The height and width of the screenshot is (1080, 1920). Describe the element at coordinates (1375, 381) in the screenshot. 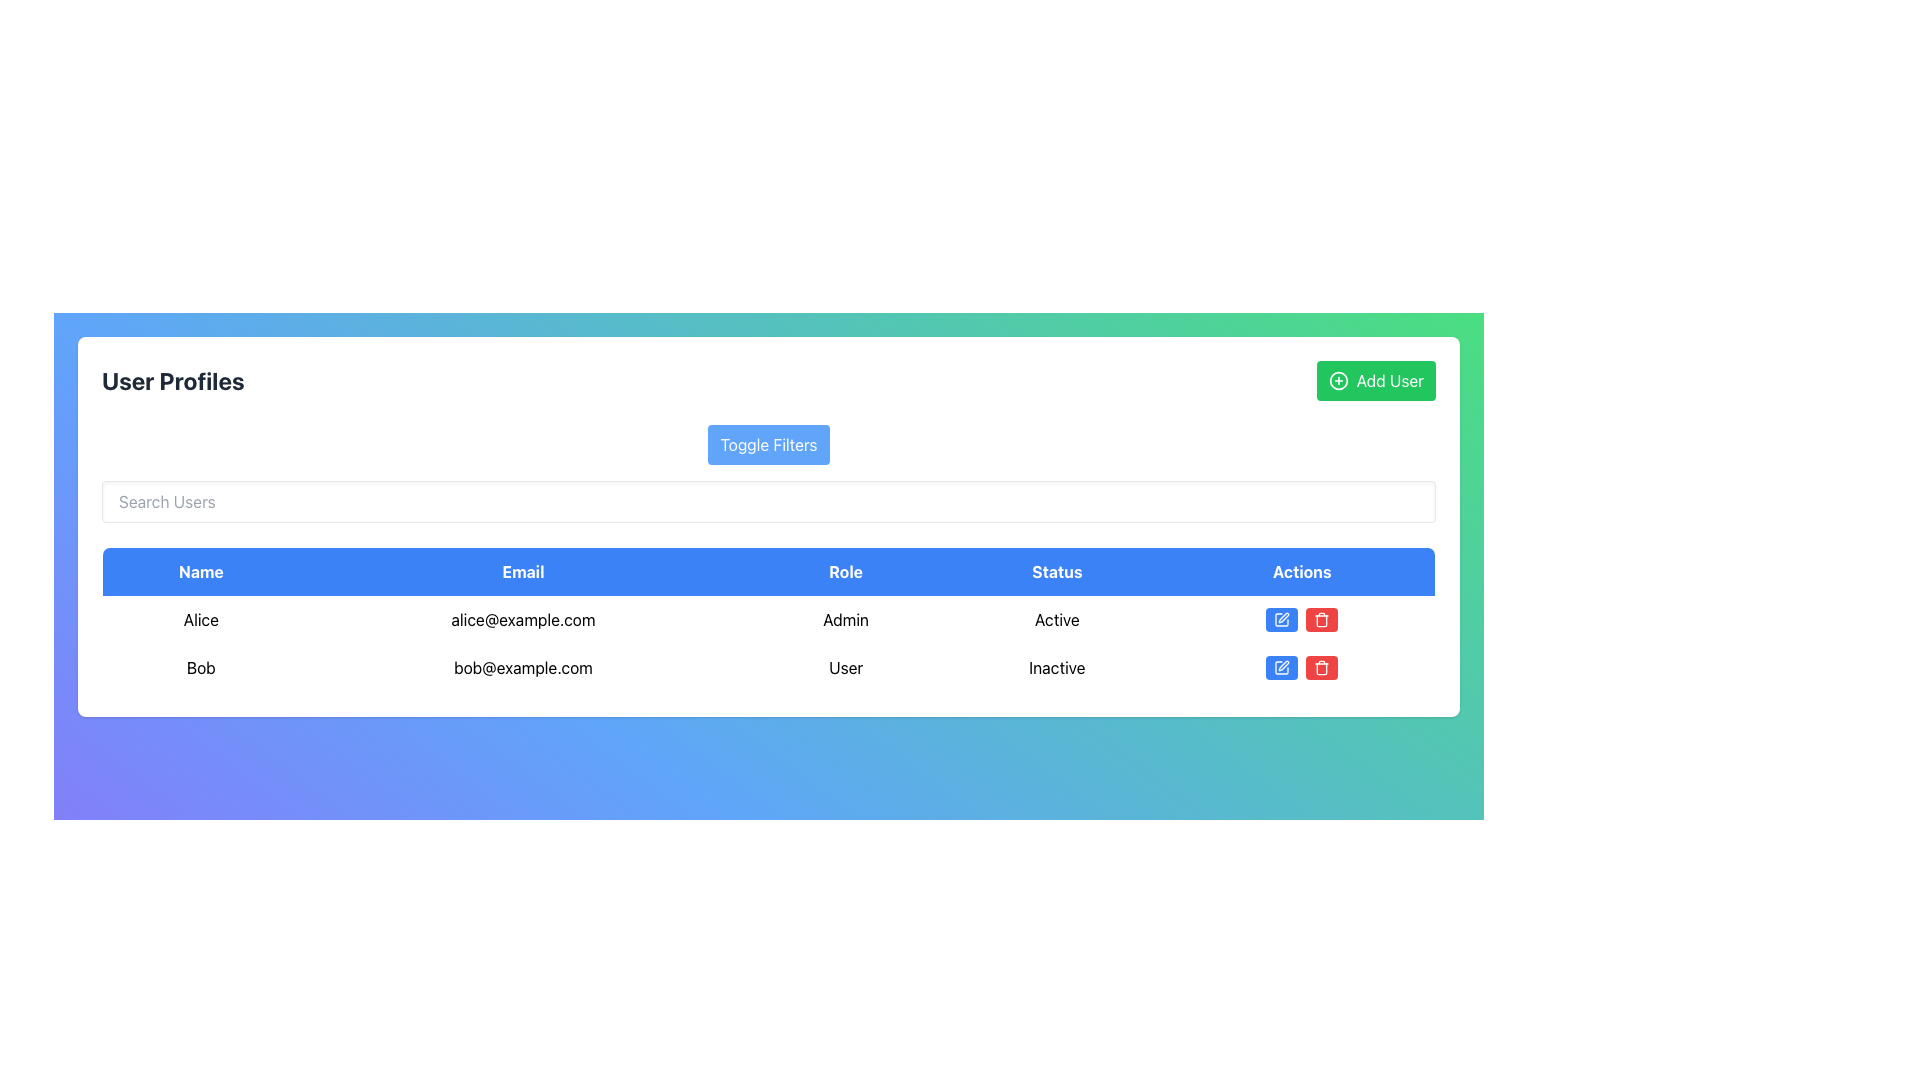

I see `the button used to initiate the process of adding a new user, located at the top-right corner of the visible section` at that location.